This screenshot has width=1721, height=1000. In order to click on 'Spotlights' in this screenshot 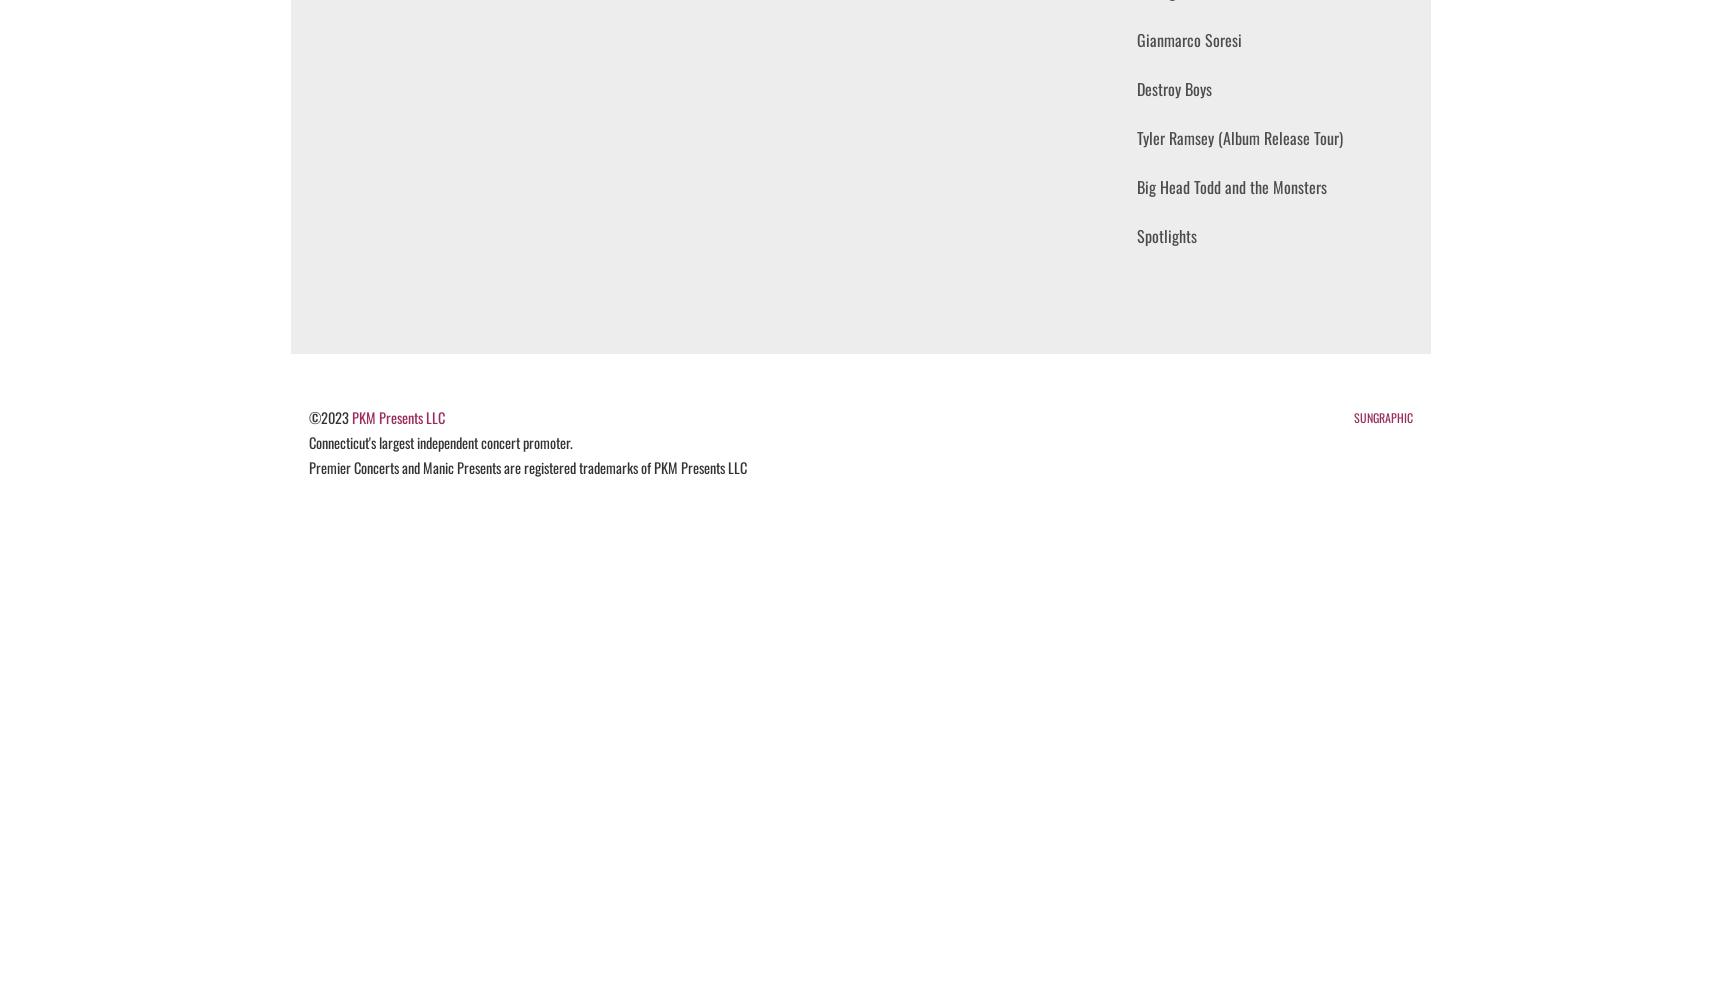, I will do `click(1165, 235)`.